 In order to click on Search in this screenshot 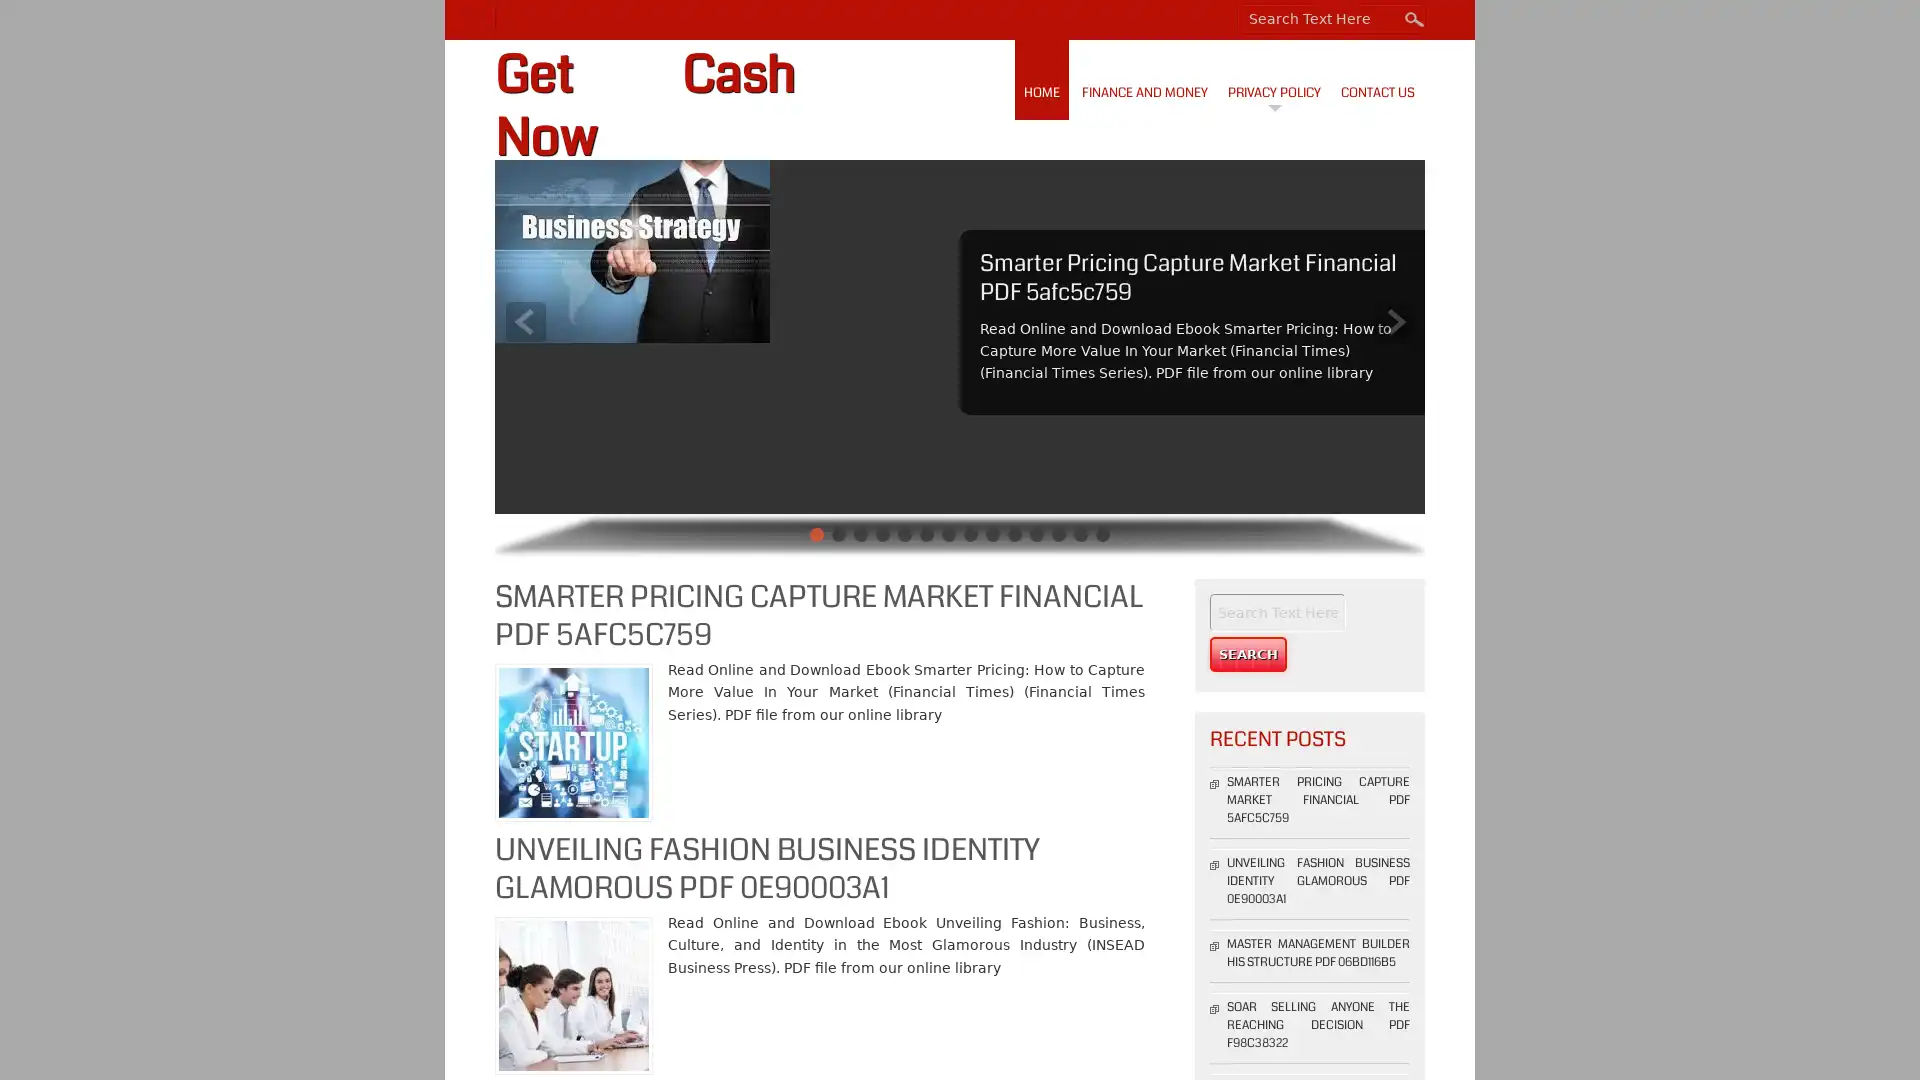, I will do `click(1247, 654)`.